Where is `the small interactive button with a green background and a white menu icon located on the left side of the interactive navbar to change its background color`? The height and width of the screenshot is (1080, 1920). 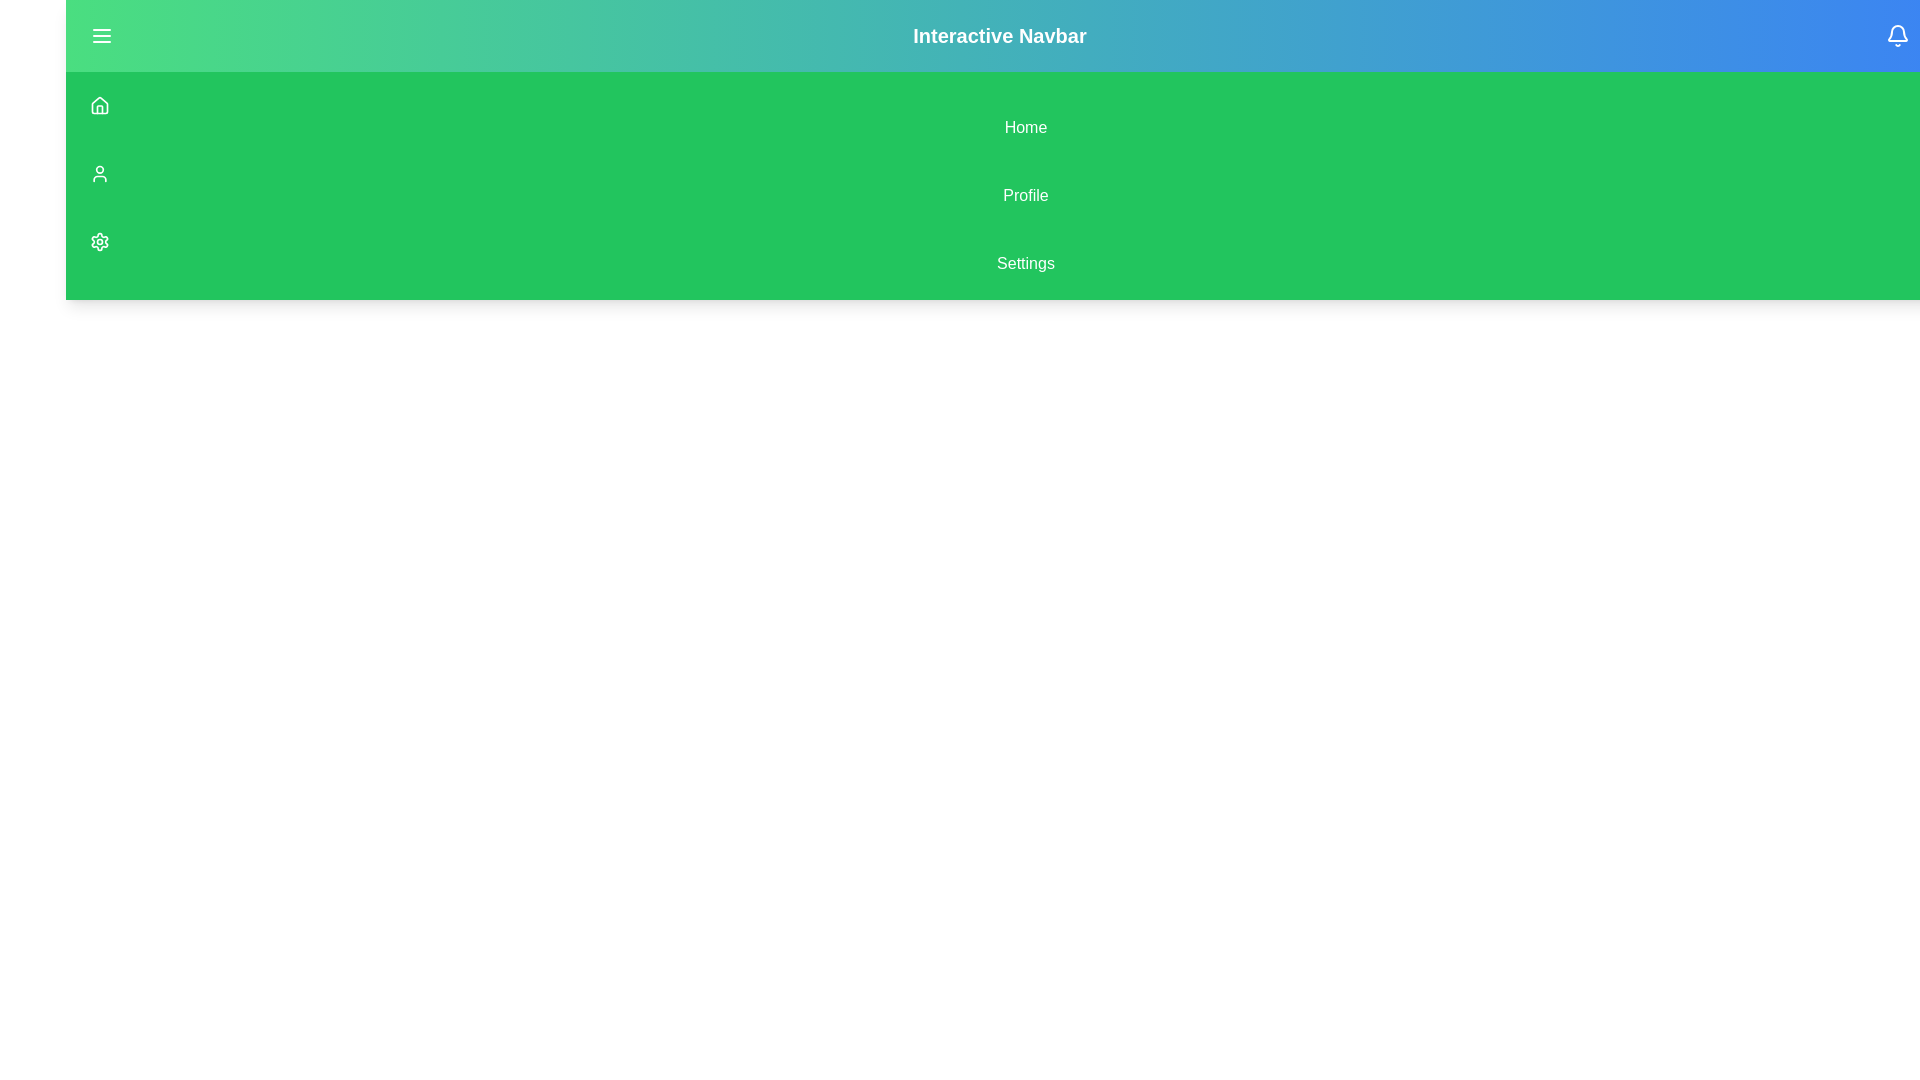
the small interactive button with a green background and a white menu icon located on the left side of the interactive navbar to change its background color is located at coordinates (100, 35).